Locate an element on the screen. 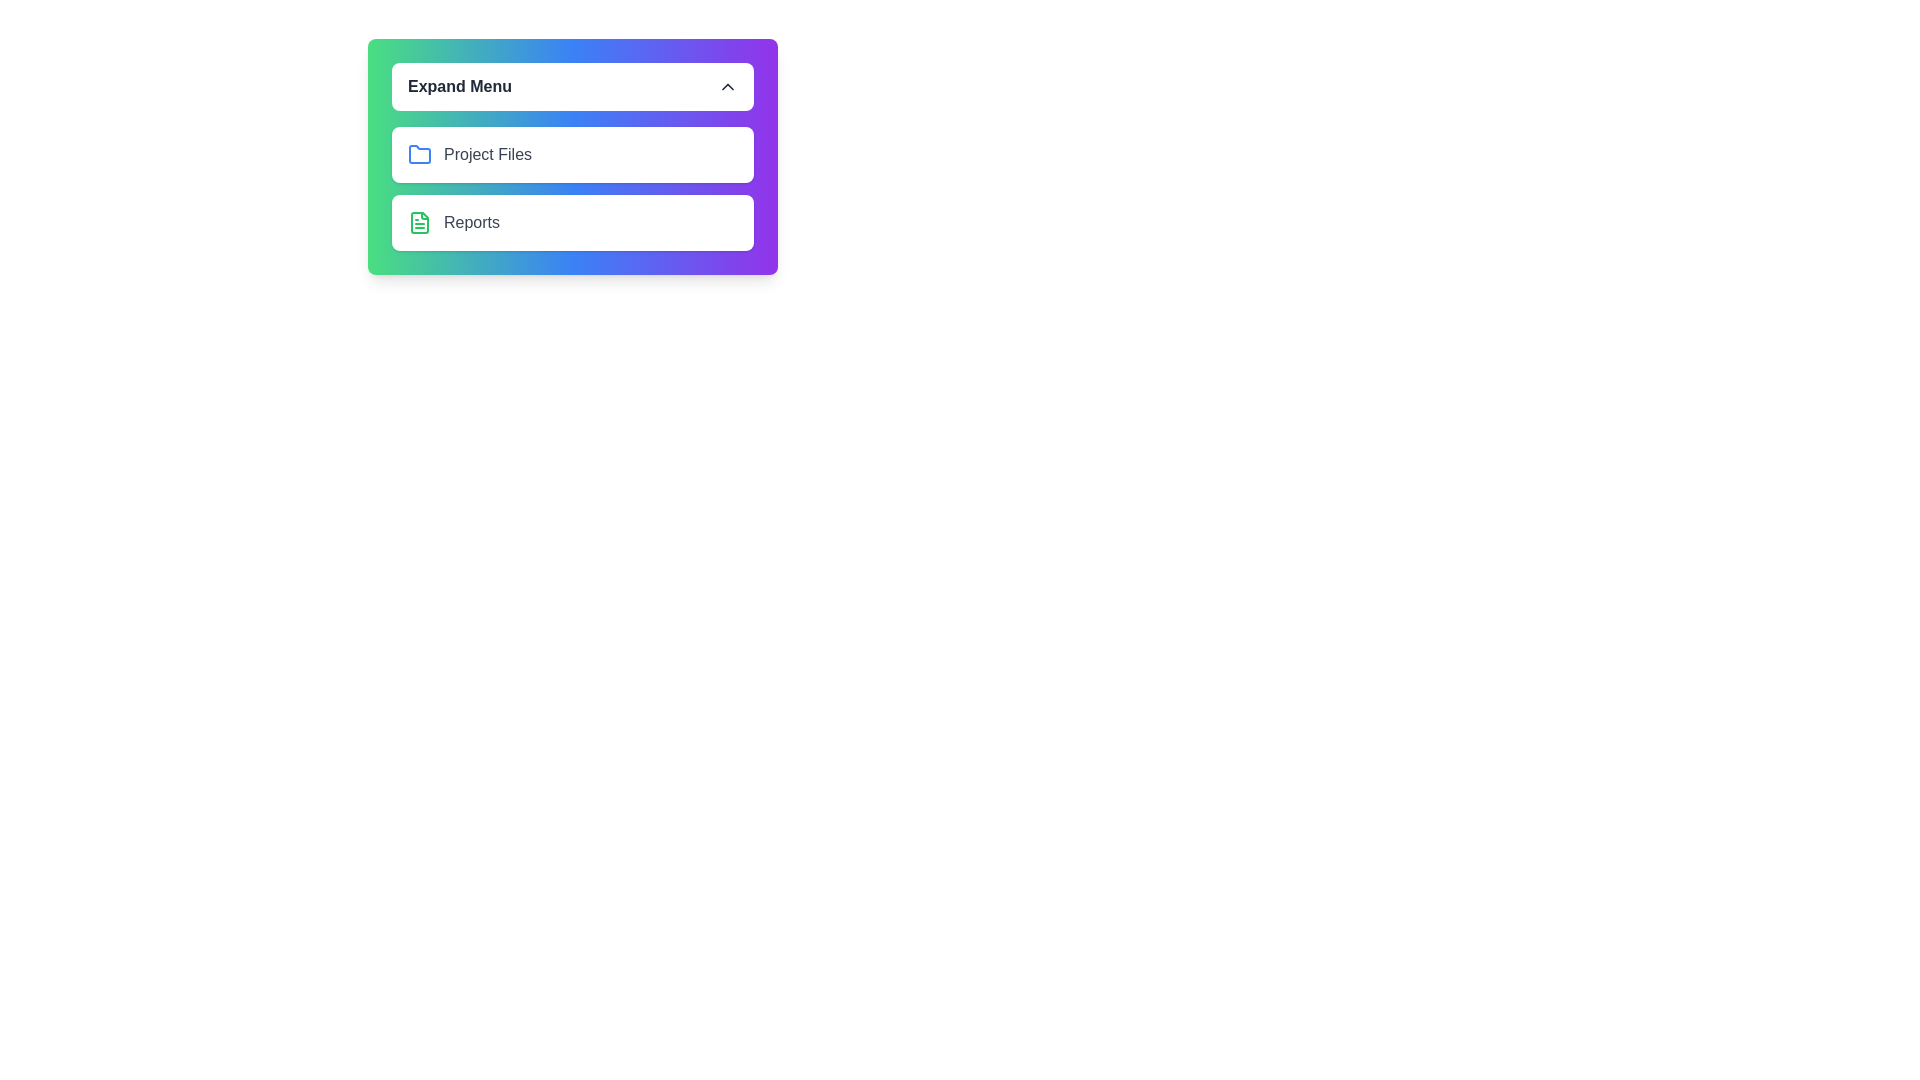 The image size is (1920, 1080). label 'Project Files' which is displayed in gray text next to the folder icon in the menu section is located at coordinates (488, 153).